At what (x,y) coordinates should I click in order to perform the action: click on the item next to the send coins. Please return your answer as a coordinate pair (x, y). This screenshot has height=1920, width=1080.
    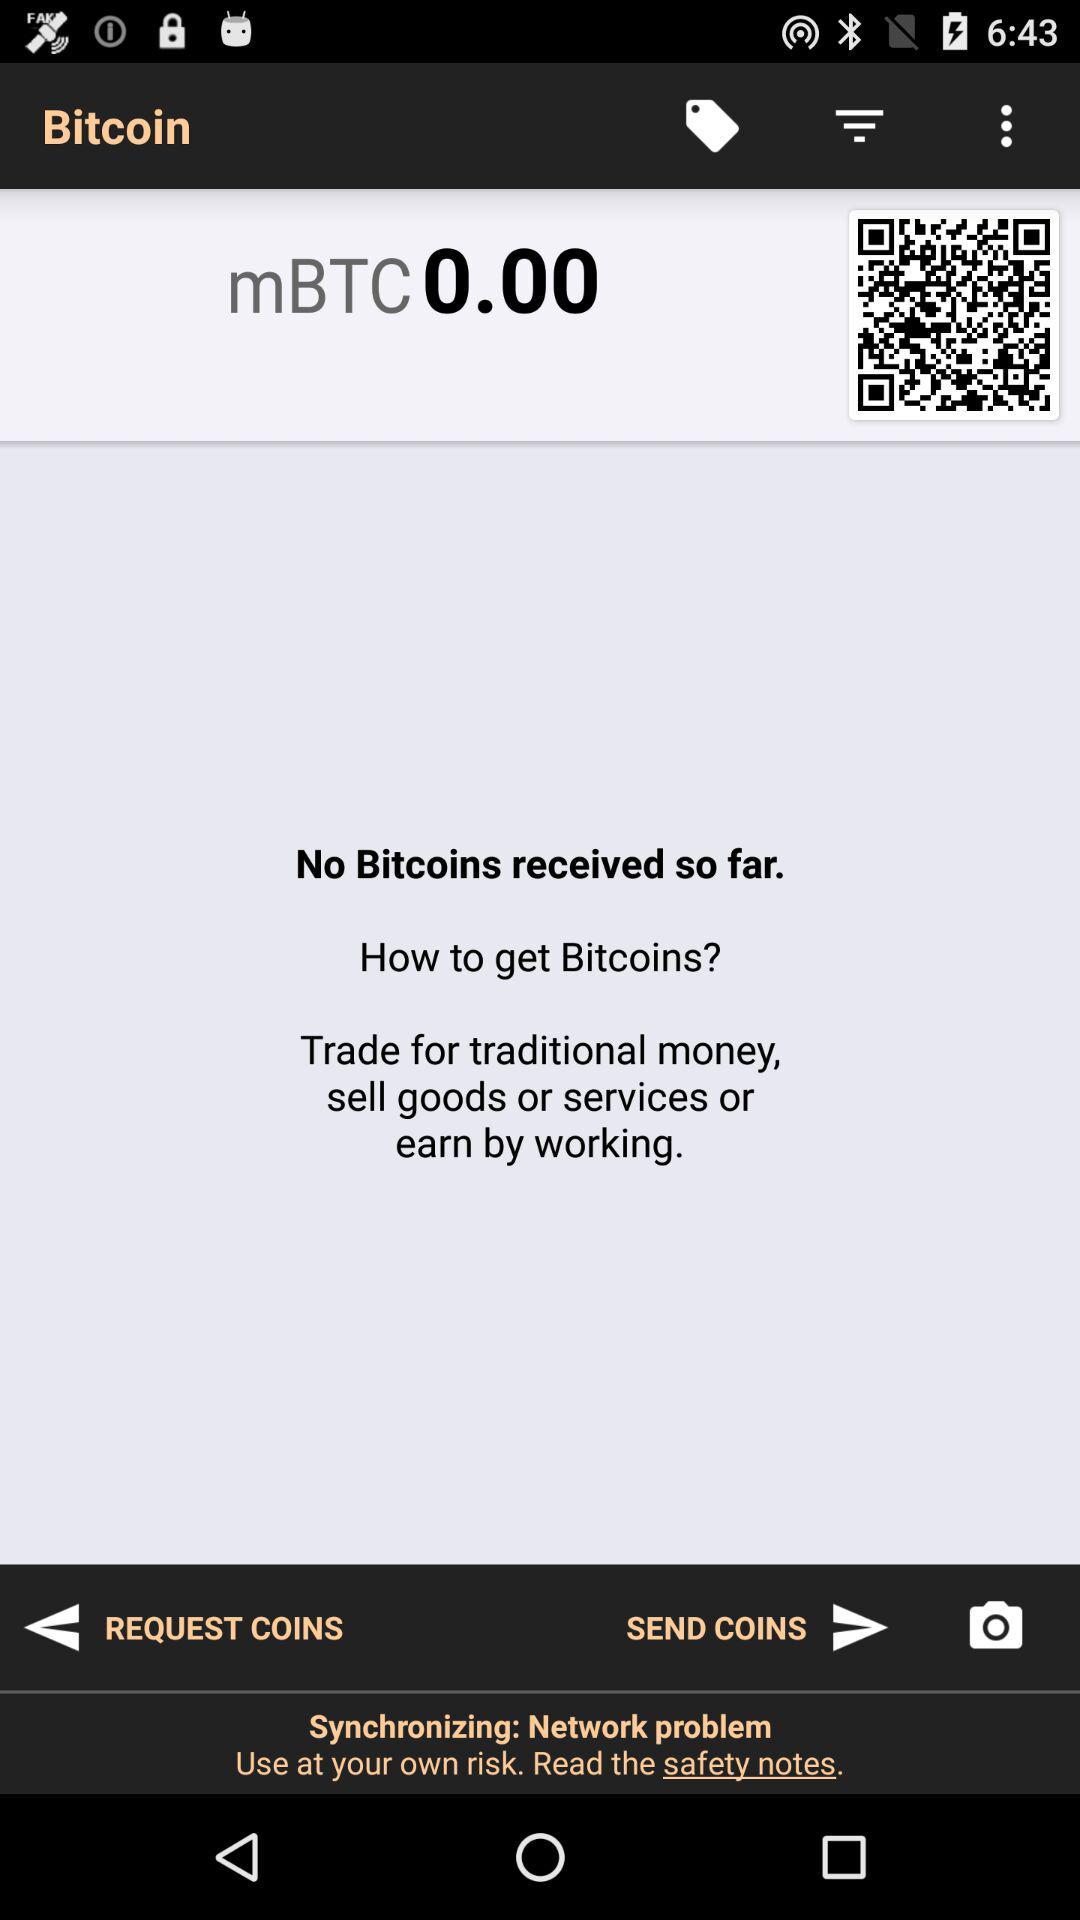
    Looking at the image, I should click on (182, 1627).